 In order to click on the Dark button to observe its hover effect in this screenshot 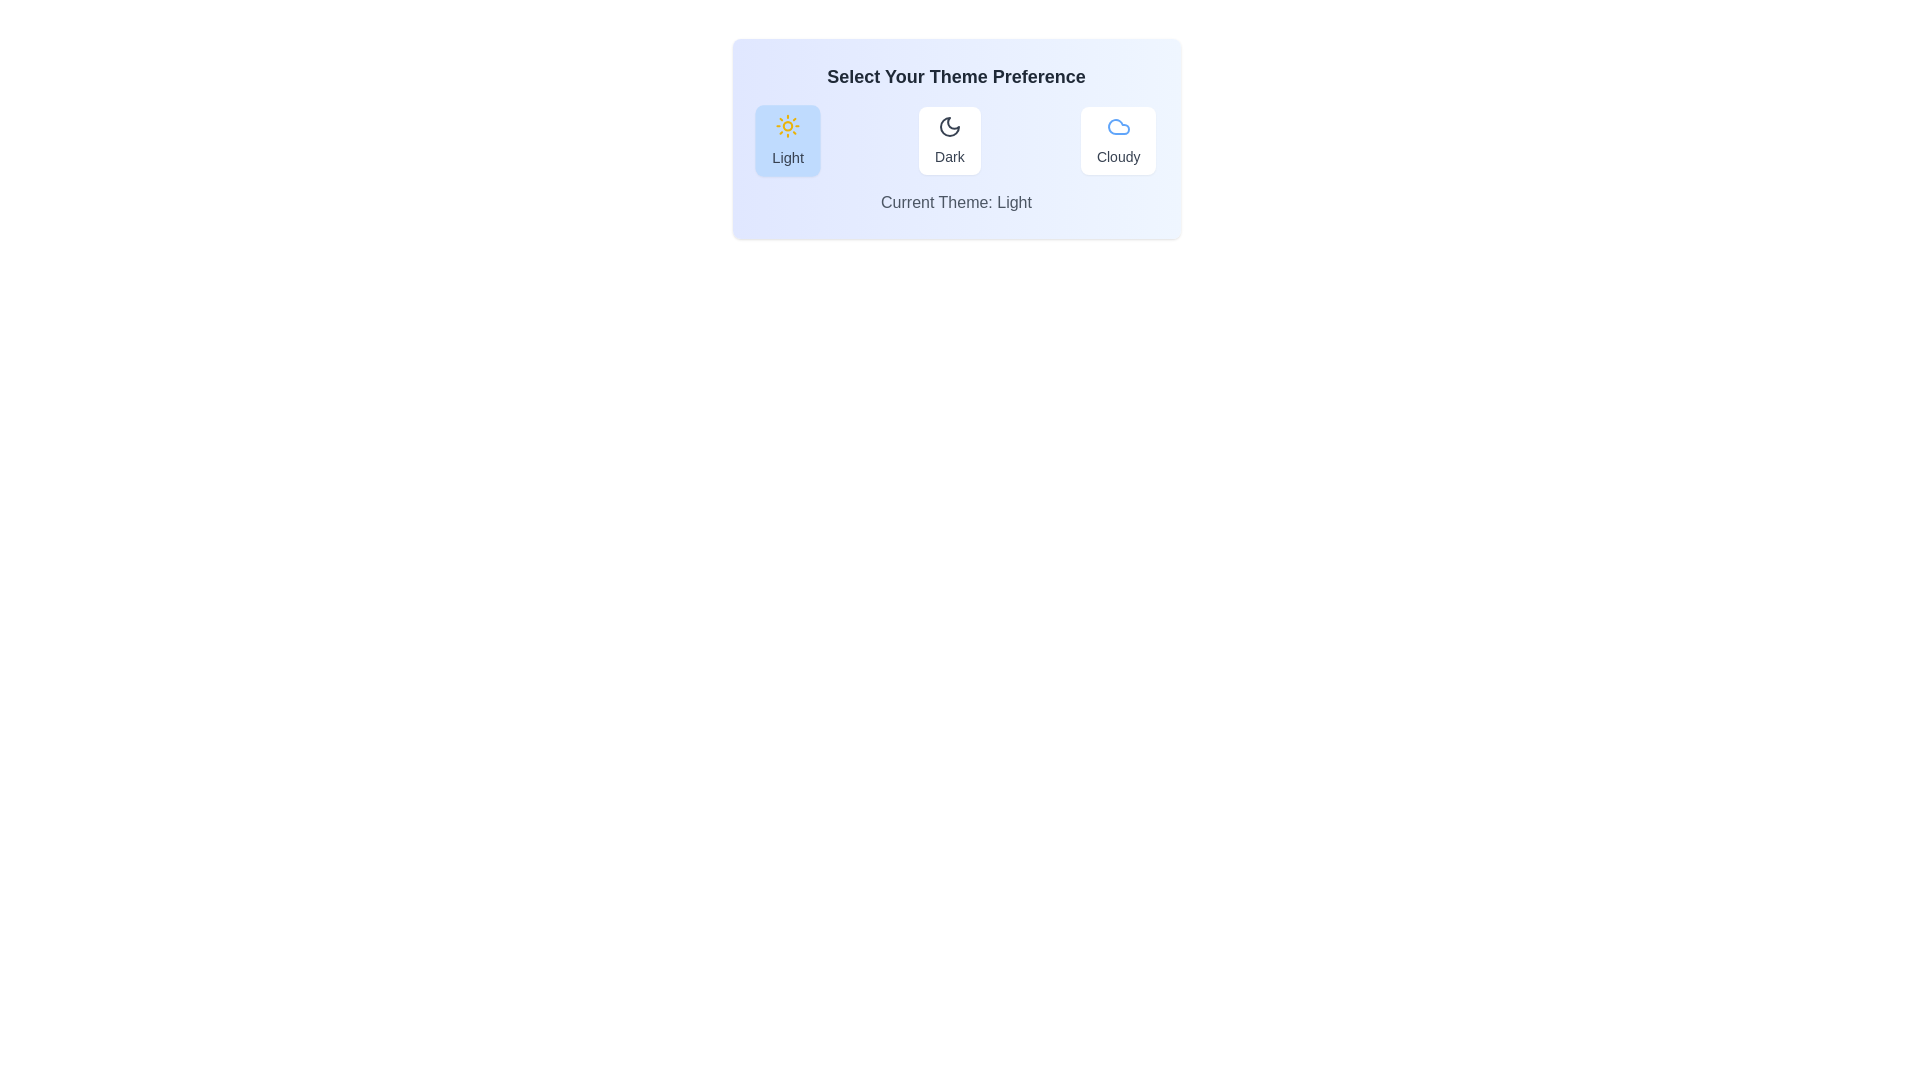, I will do `click(948, 140)`.